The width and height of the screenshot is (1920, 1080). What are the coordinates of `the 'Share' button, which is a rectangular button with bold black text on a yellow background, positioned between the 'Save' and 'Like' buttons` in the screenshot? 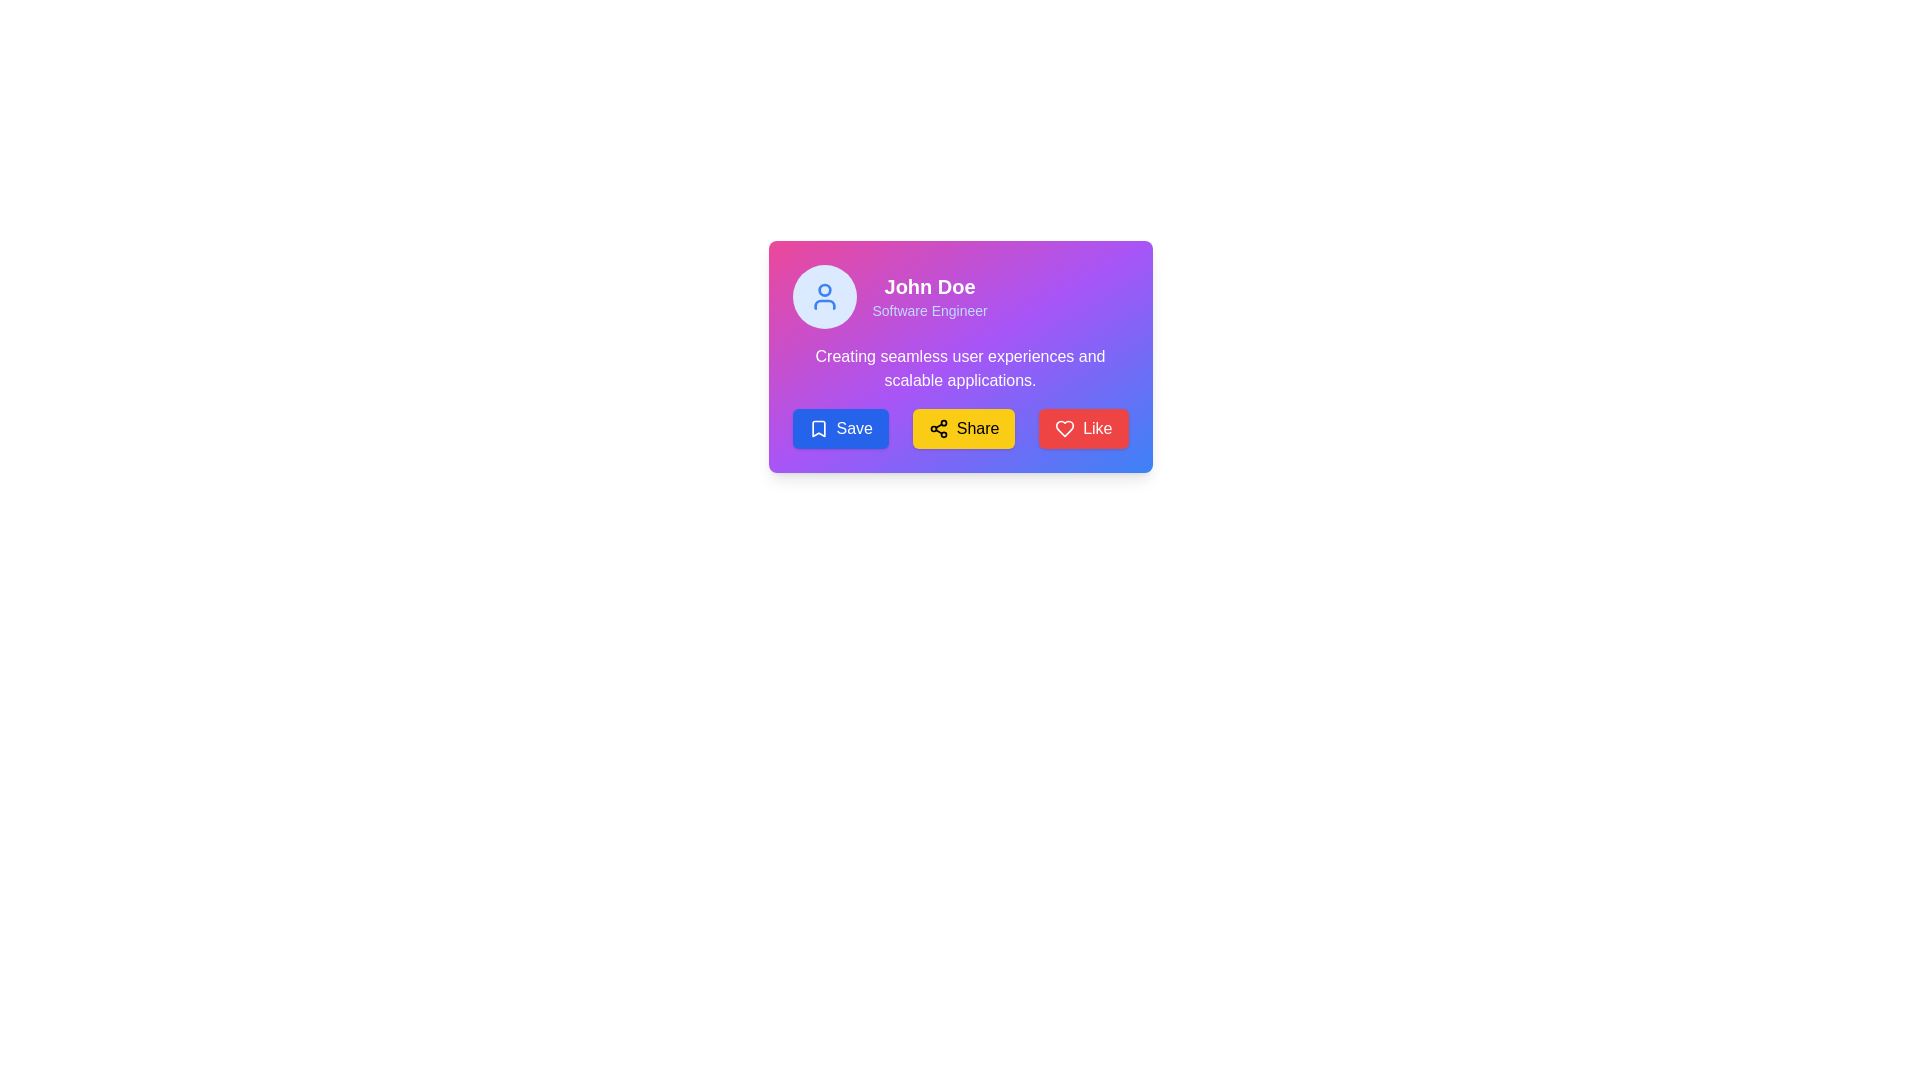 It's located at (964, 427).